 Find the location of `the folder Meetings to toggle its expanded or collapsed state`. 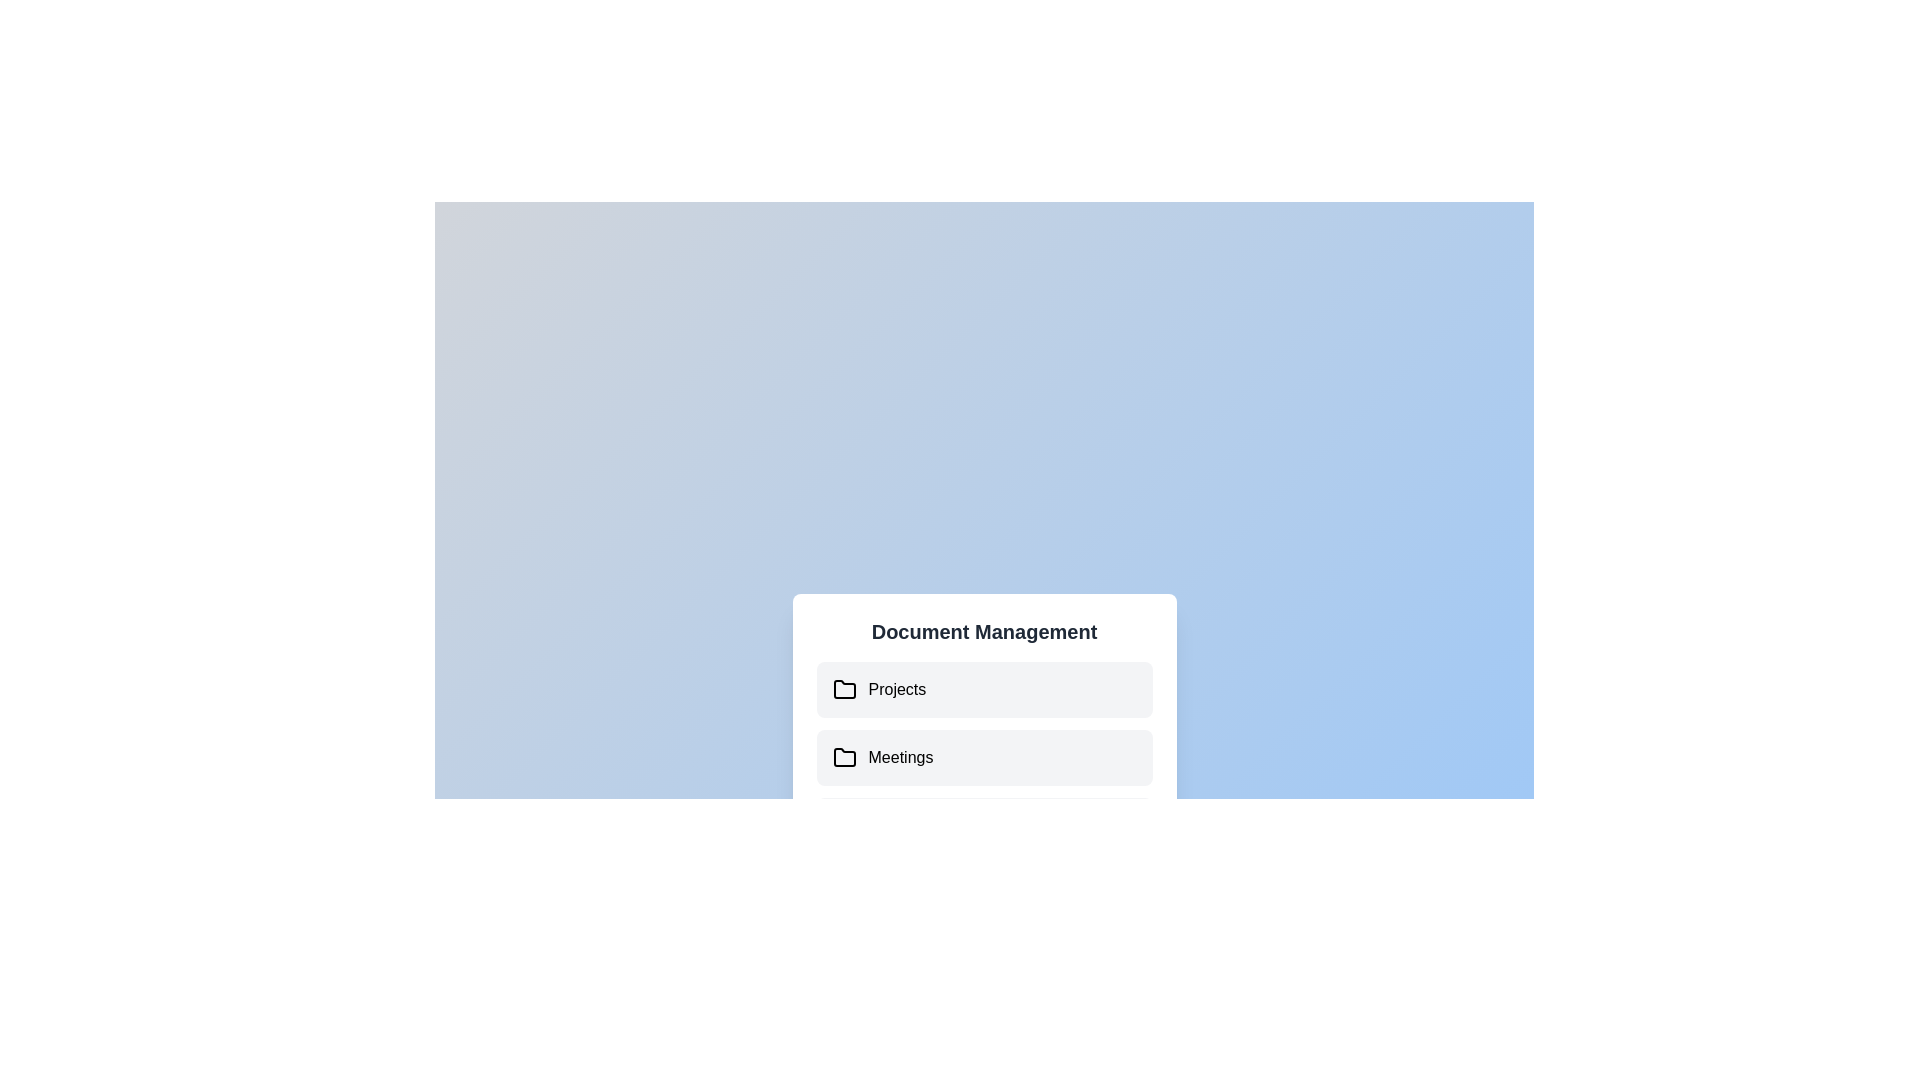

the folder Meetings to toggle its expanded or collapsed state is located at coordinates (984, 758).